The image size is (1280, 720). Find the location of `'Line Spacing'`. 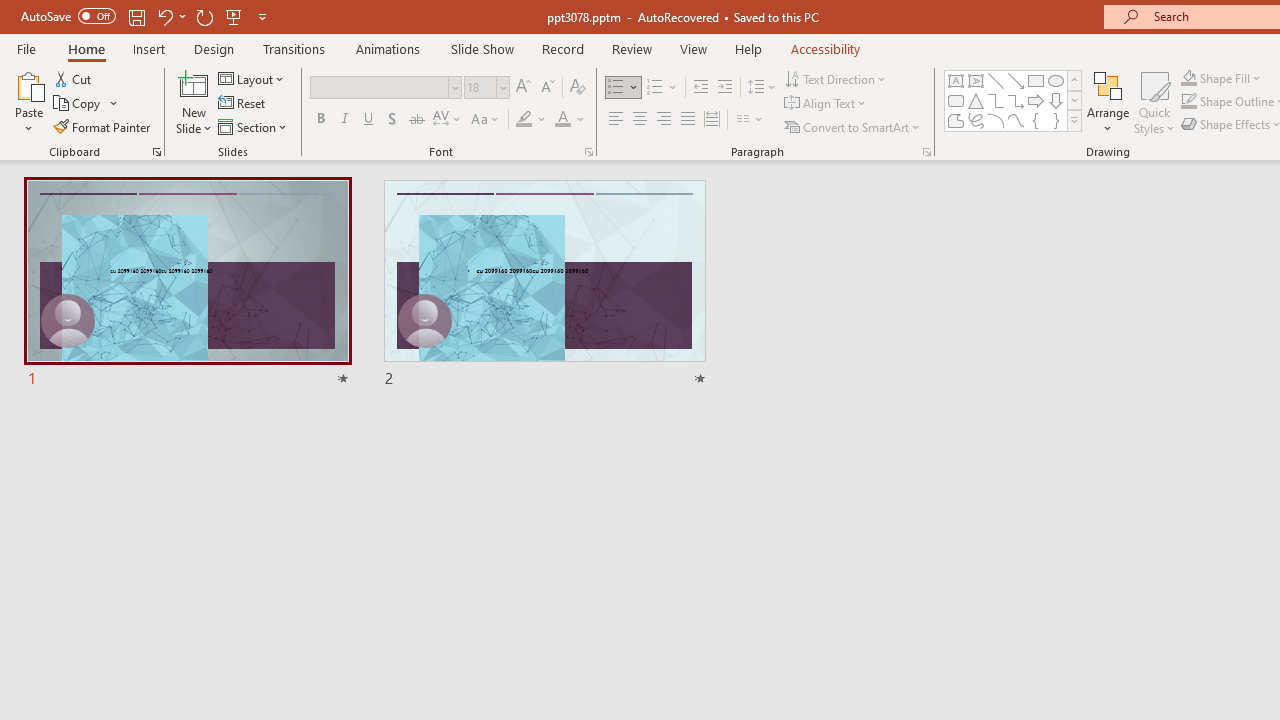

'Line Spacing' is located at coordinates (761, 86).